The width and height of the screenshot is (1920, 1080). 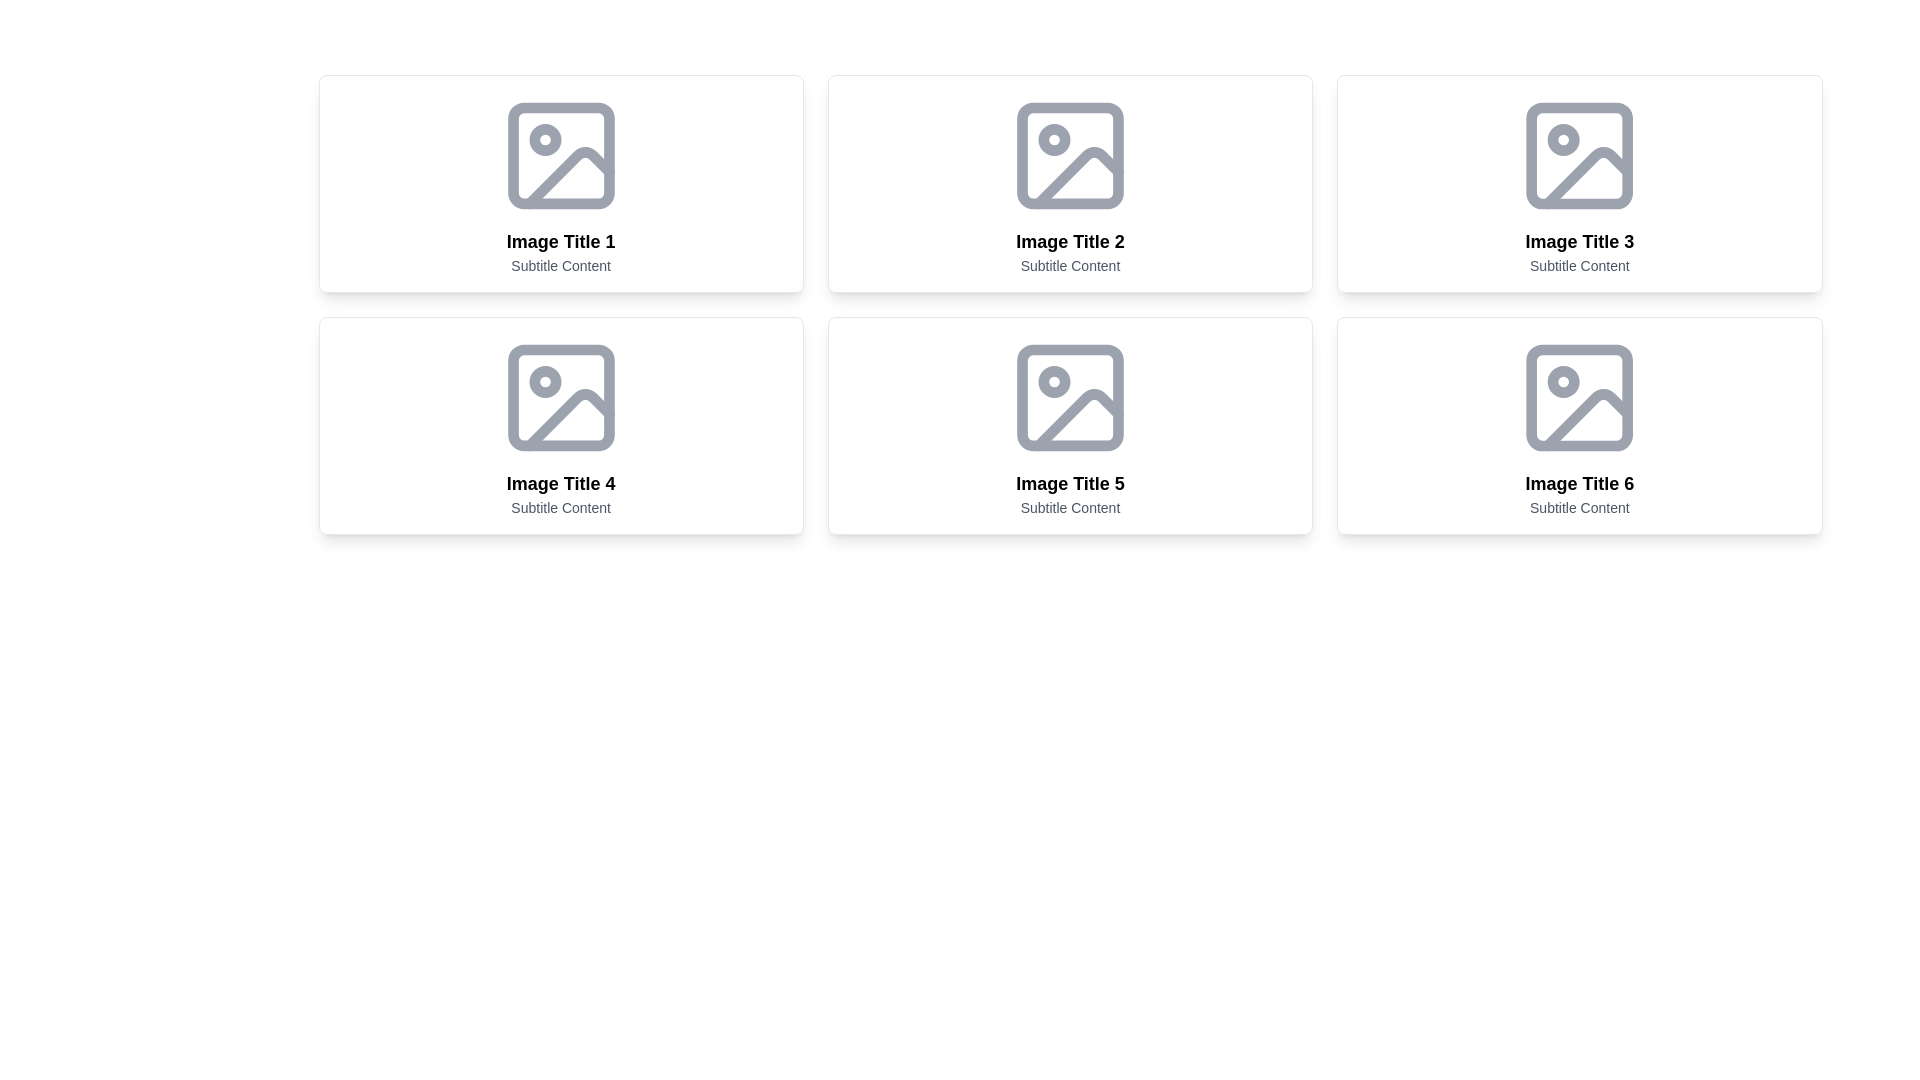 What do you see at coordinates (560, 507) in the screenshot?
I see `the Text Label located below 'Image Title 4' in the fourth card of a grid layout` at bounding box center [560, 507].